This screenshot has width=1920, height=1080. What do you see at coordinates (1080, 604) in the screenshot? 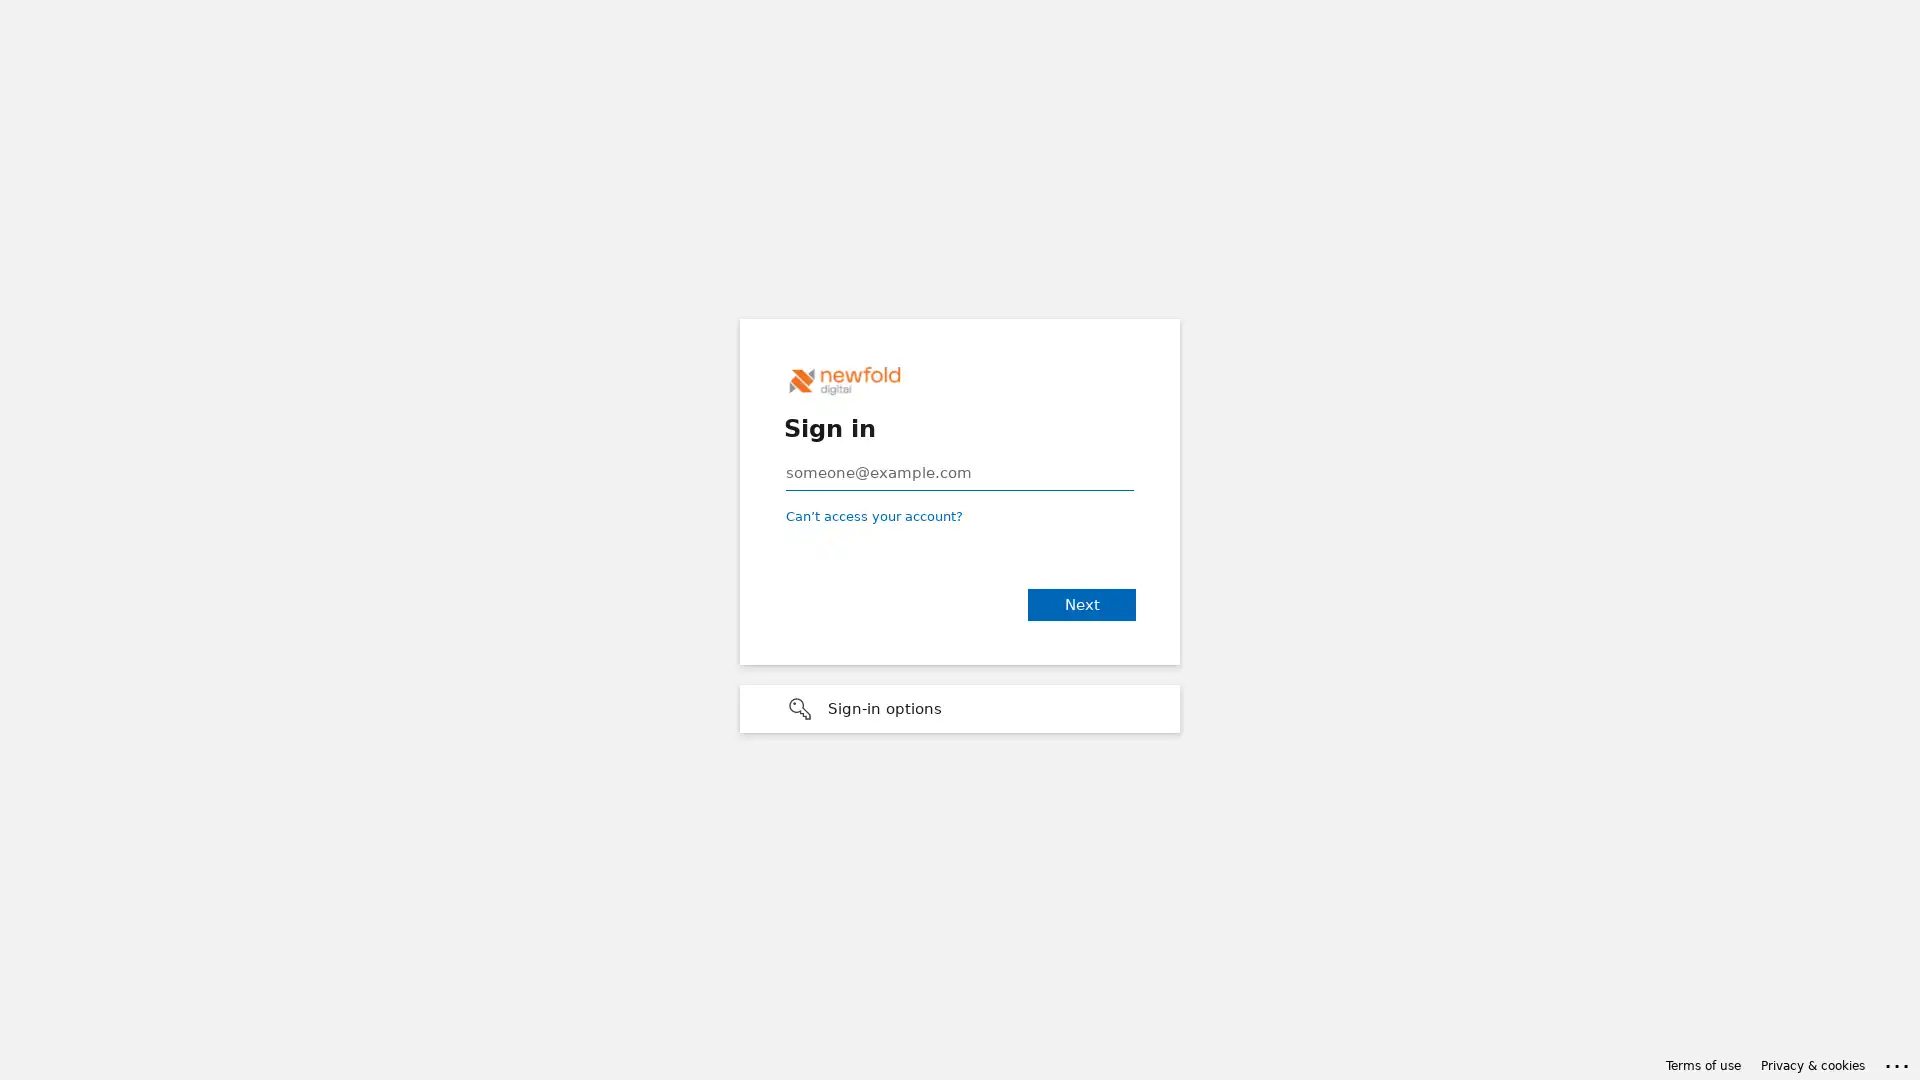
I see `Next` at bounding box center [1080, 604].